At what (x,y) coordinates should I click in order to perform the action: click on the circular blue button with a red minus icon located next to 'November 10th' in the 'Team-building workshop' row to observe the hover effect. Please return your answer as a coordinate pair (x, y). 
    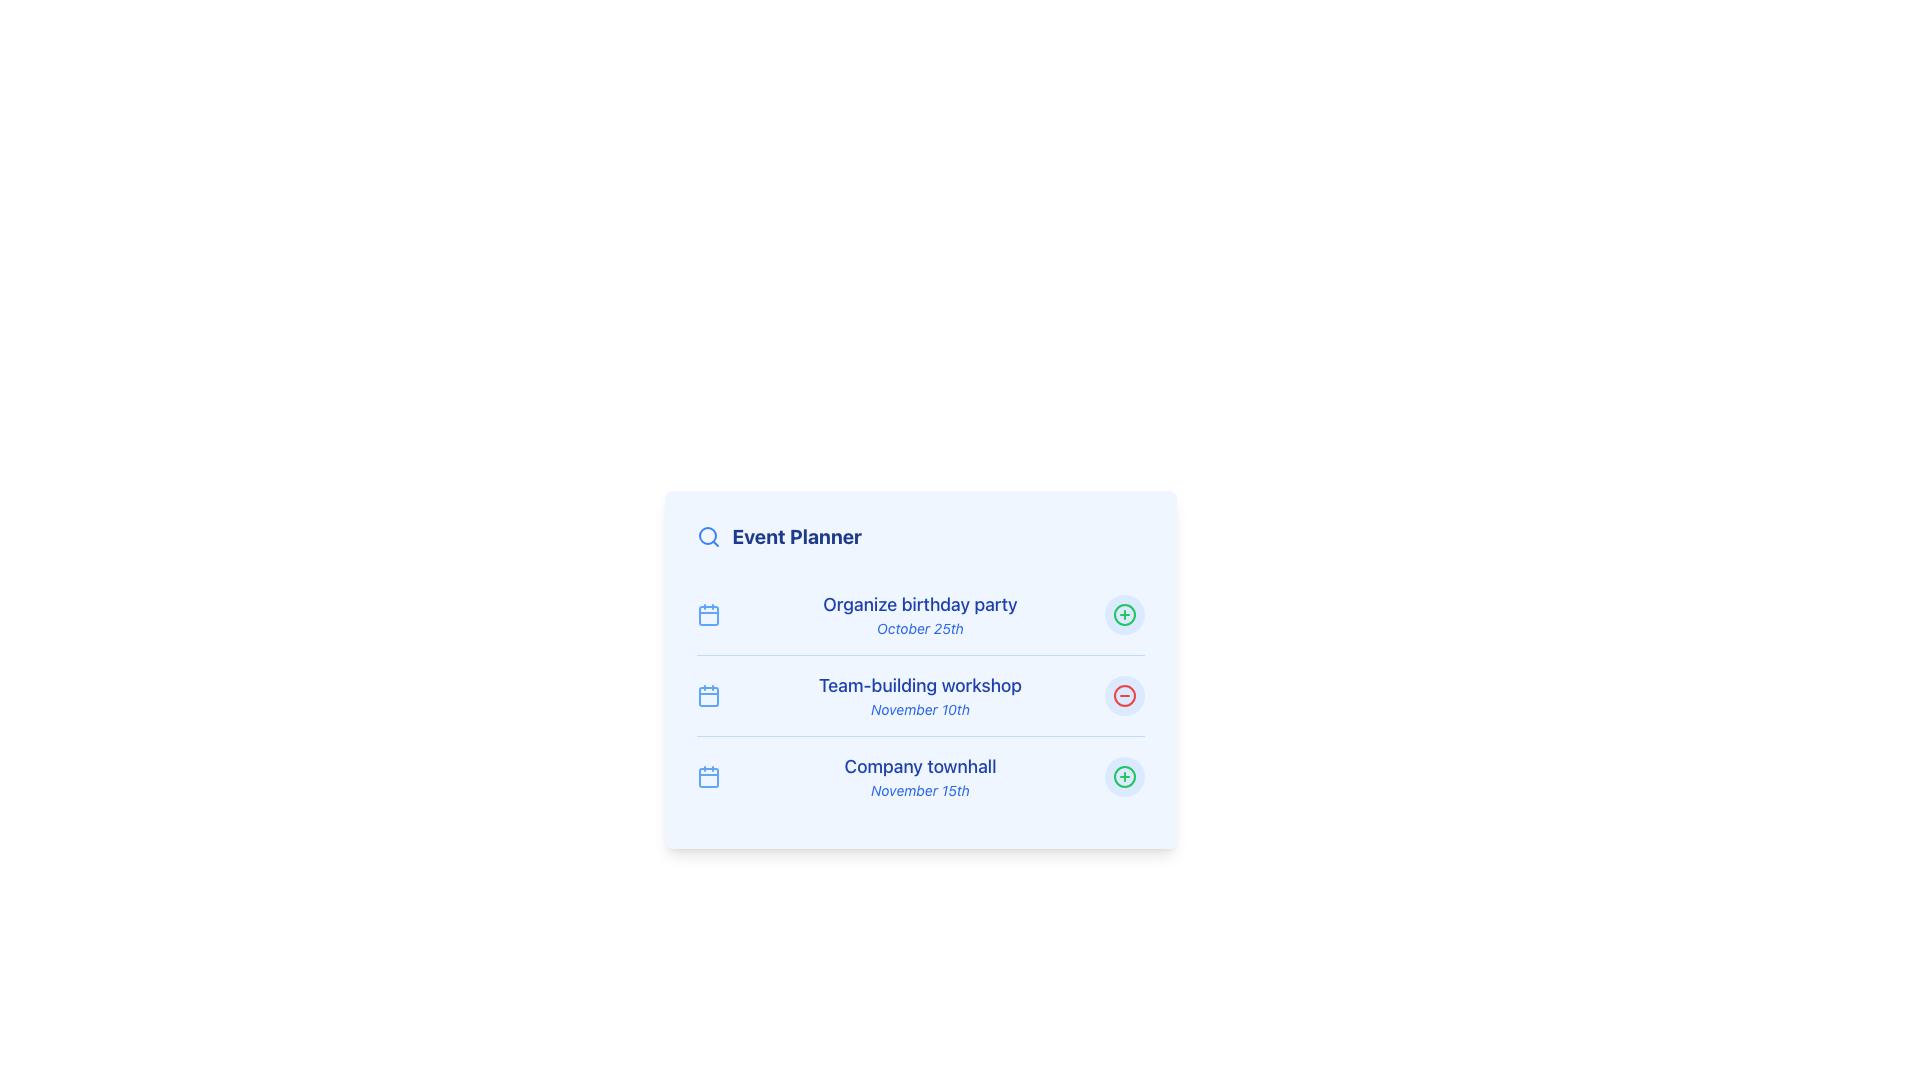
    Looking at the image, I should click on (1124, 694).